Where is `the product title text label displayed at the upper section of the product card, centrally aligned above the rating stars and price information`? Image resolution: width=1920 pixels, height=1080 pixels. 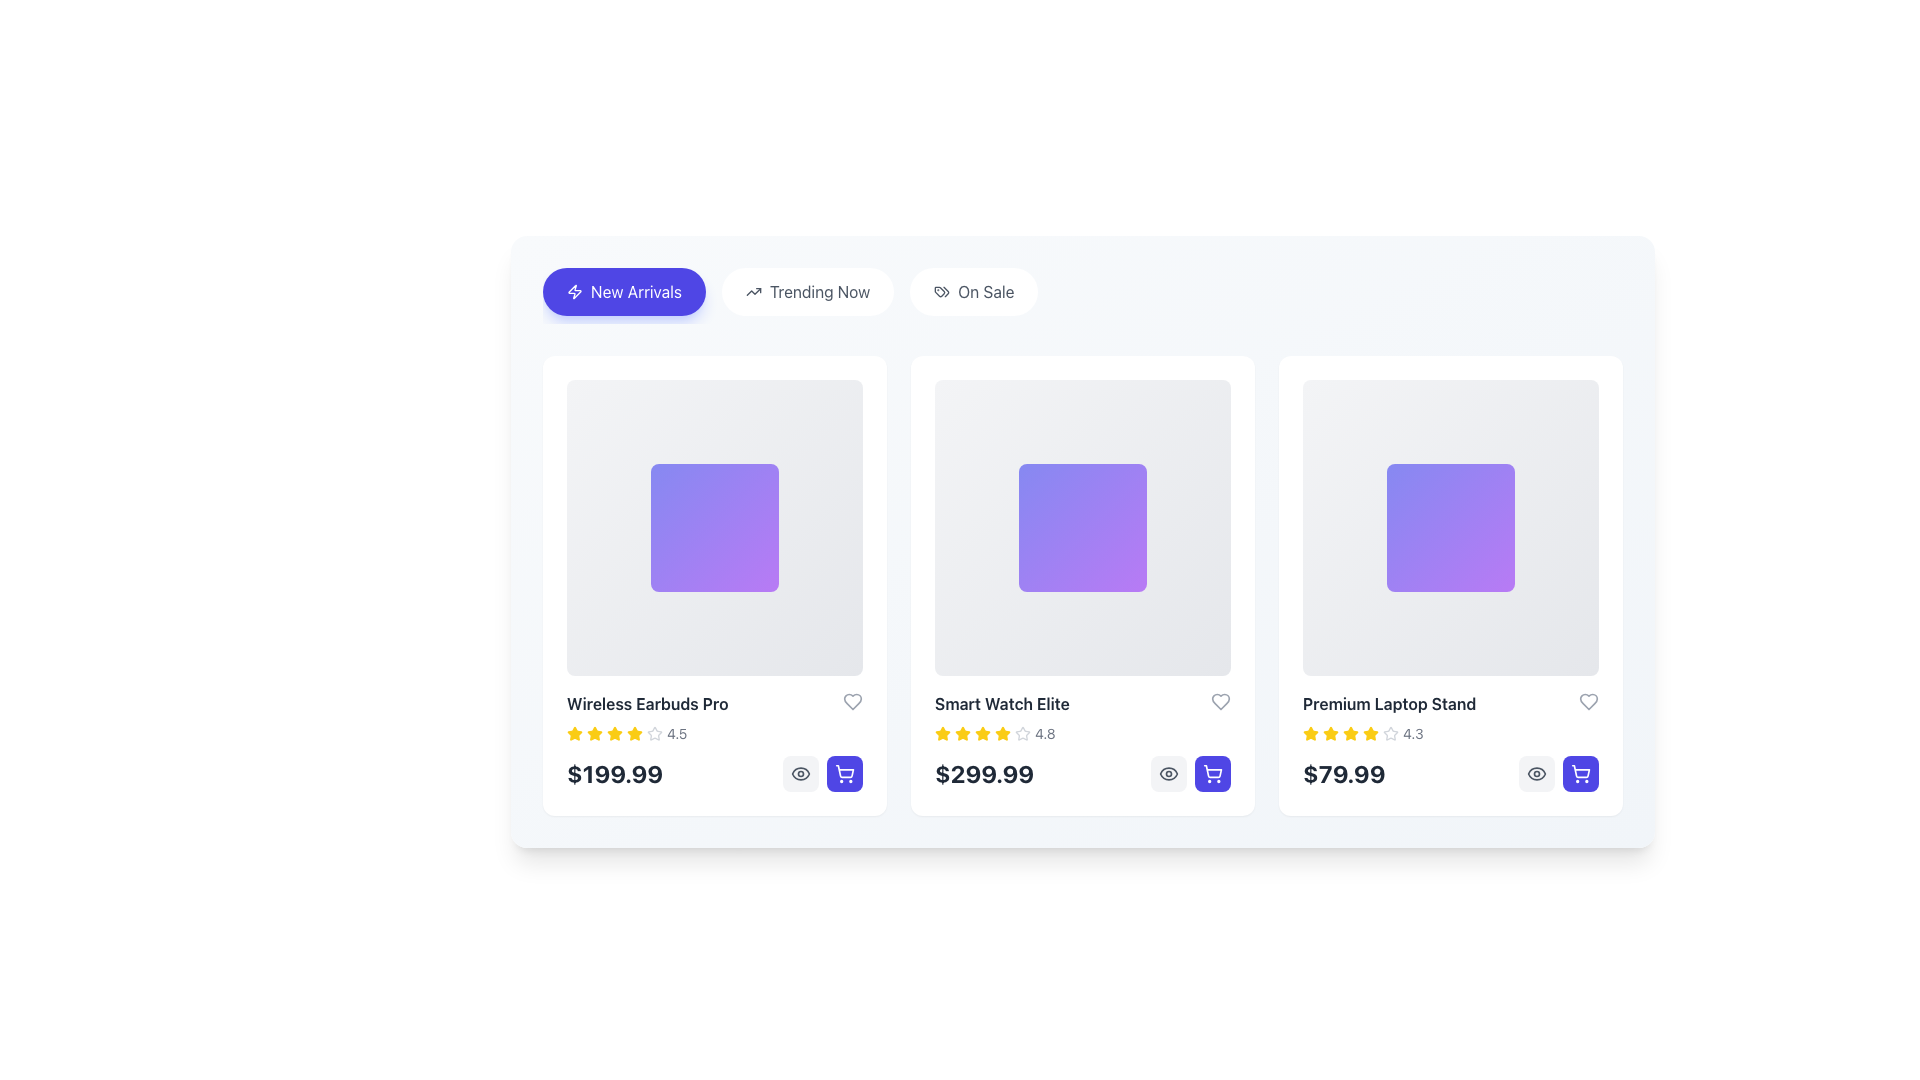 the product title text label displayed at the upper section of the product card, centrally aligned above the rating stars and price information is located at coordinates (715, 703).